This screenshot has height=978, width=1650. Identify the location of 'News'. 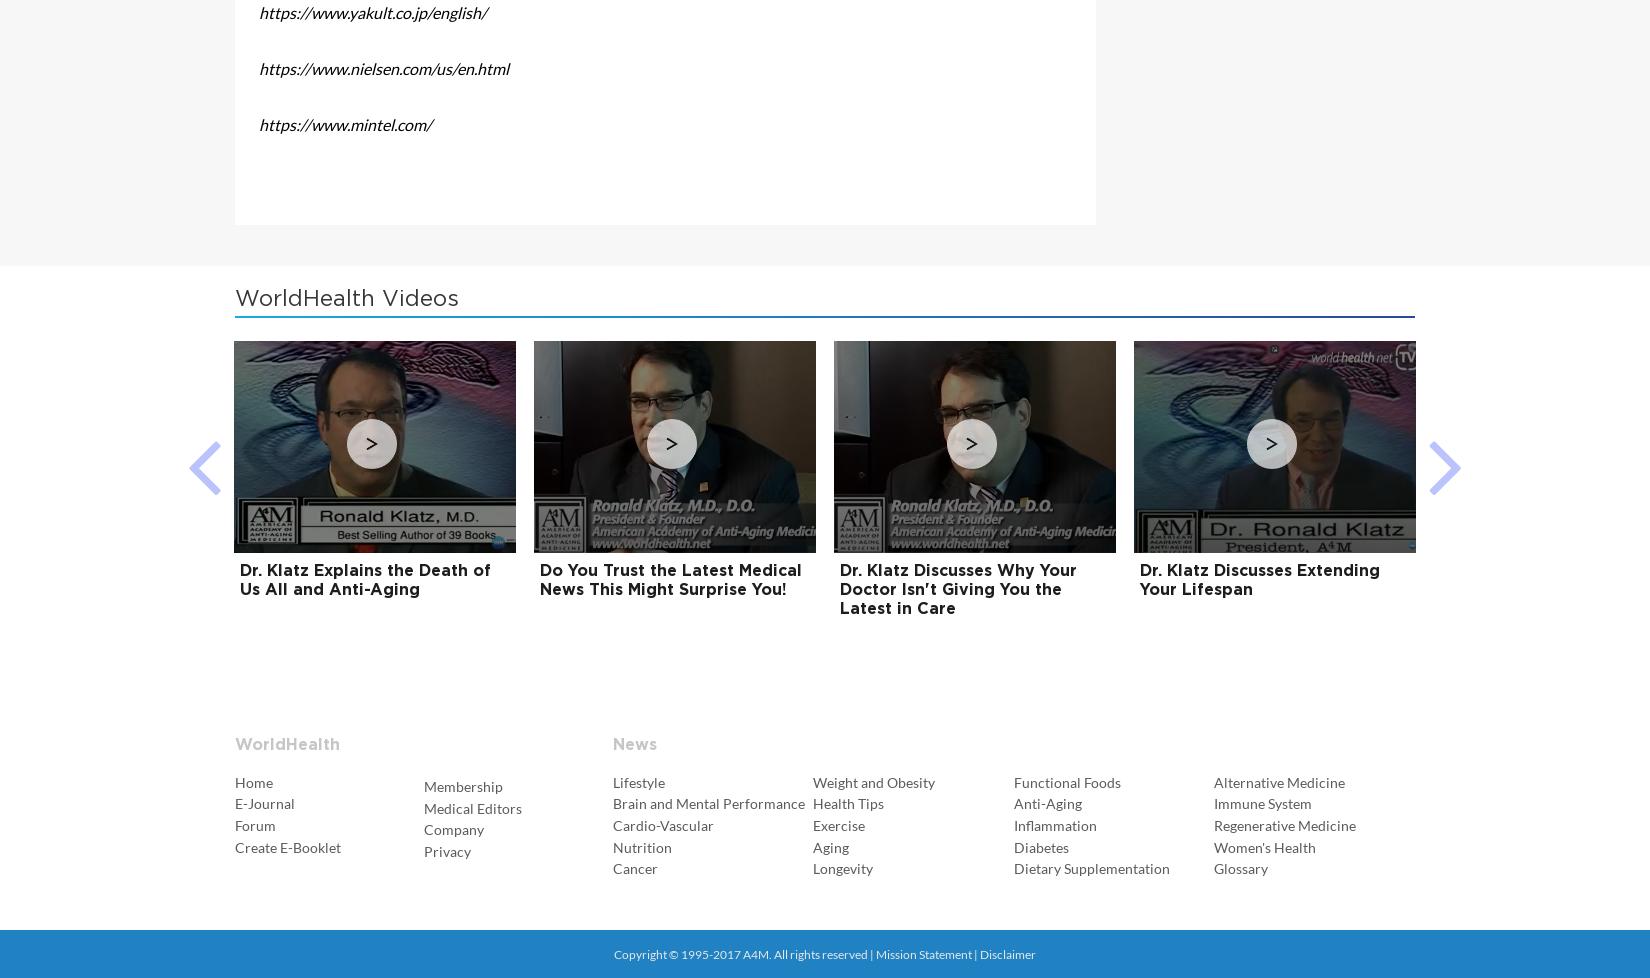
(632, 744).